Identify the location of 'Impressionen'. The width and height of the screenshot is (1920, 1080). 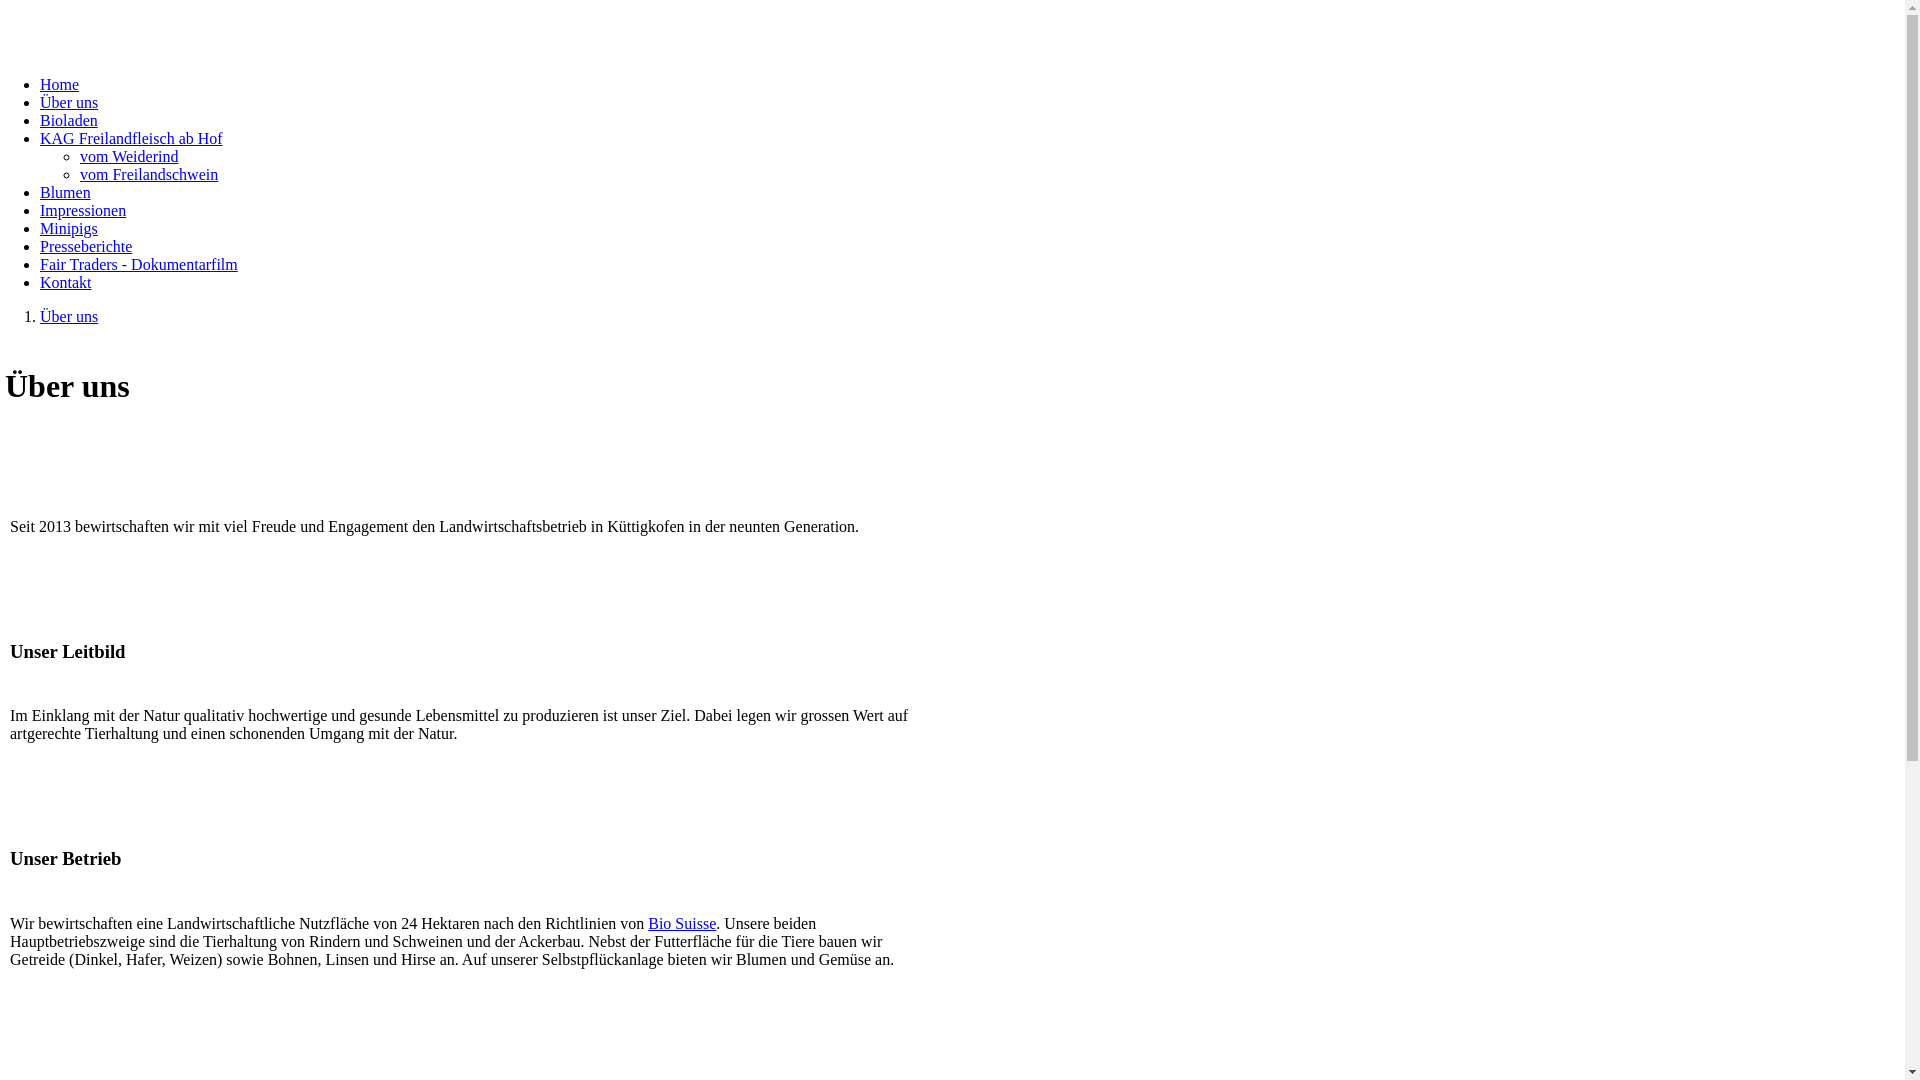
(81, 210).